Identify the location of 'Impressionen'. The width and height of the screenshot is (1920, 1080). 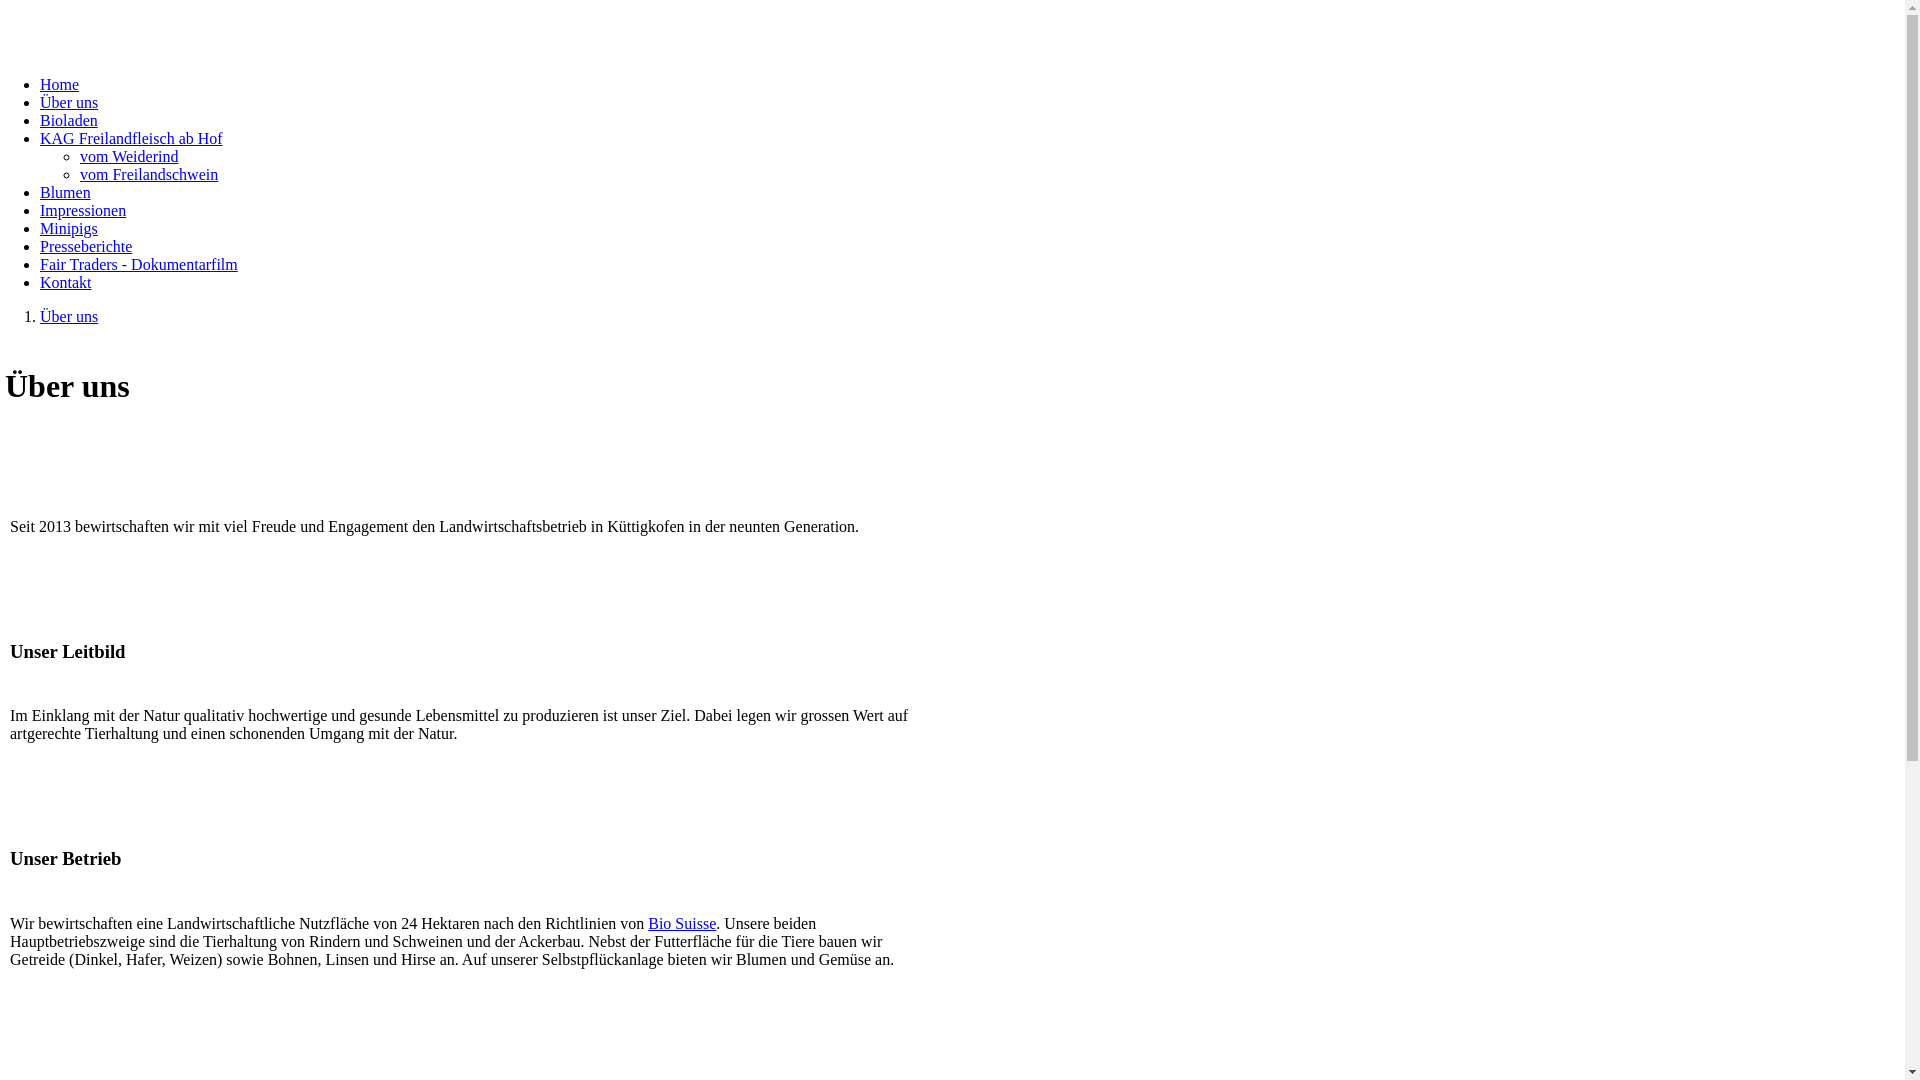
(81, 210).